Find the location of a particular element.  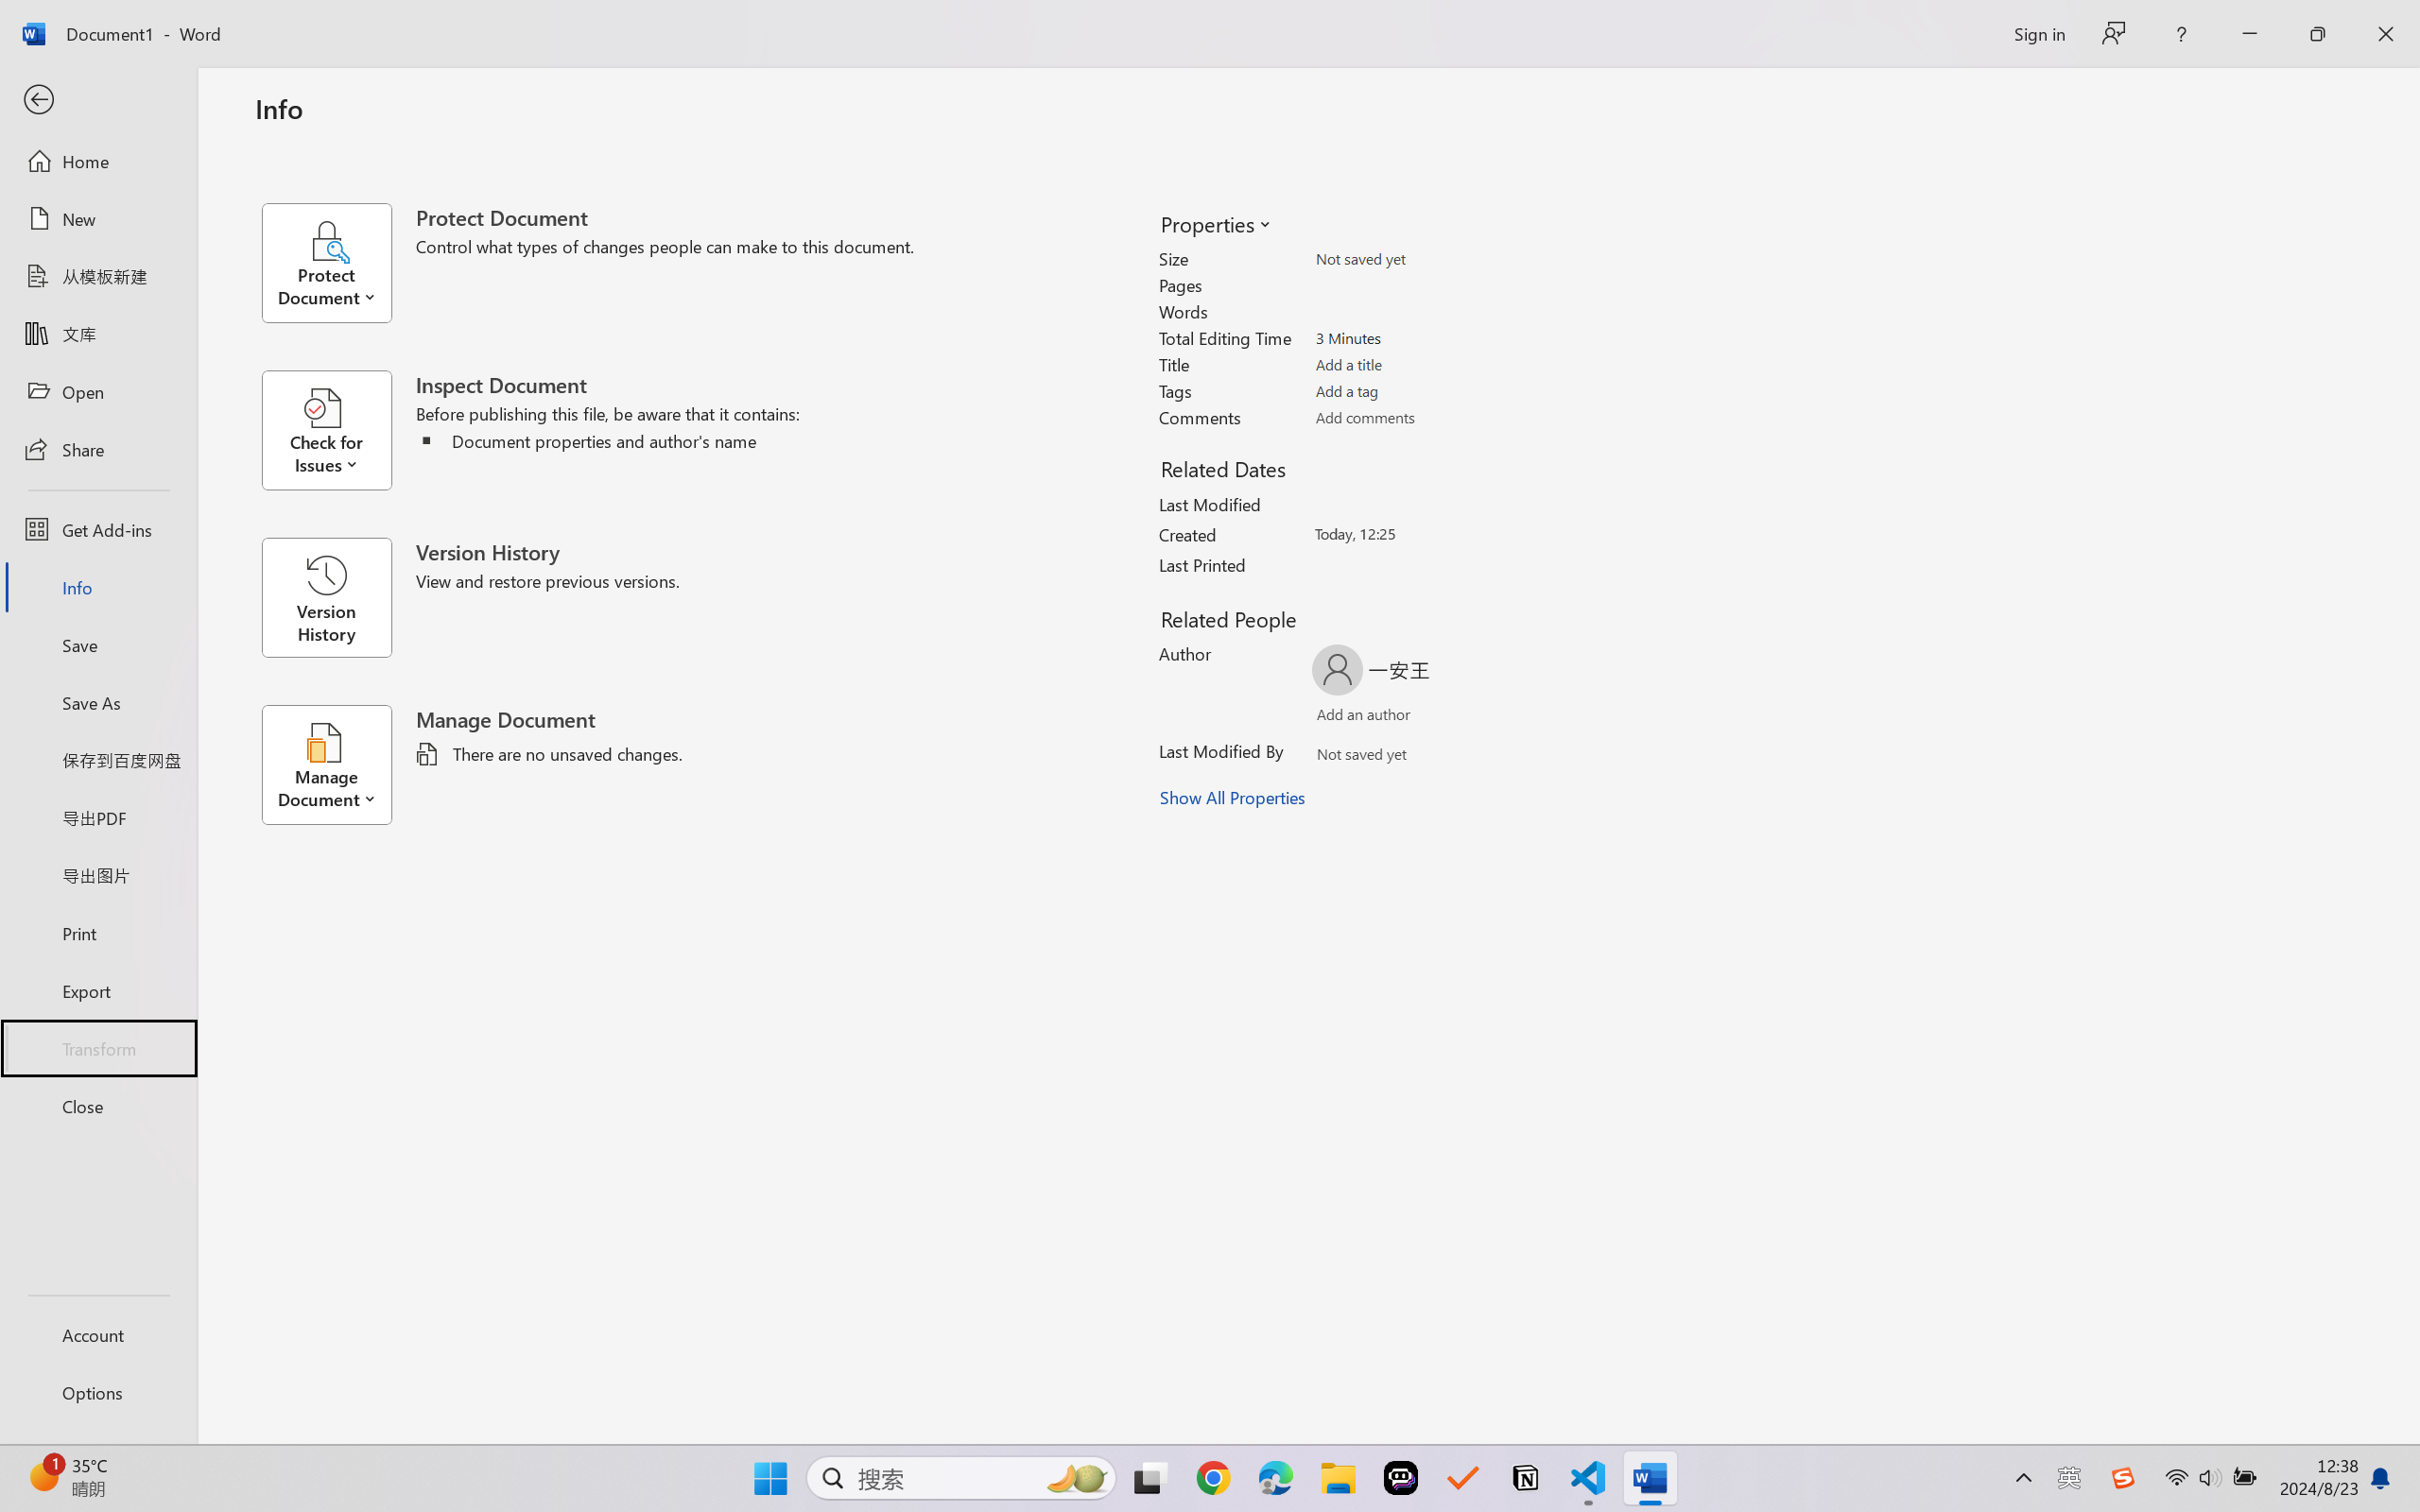

'Properties' is located at coordinates (1214, 223).